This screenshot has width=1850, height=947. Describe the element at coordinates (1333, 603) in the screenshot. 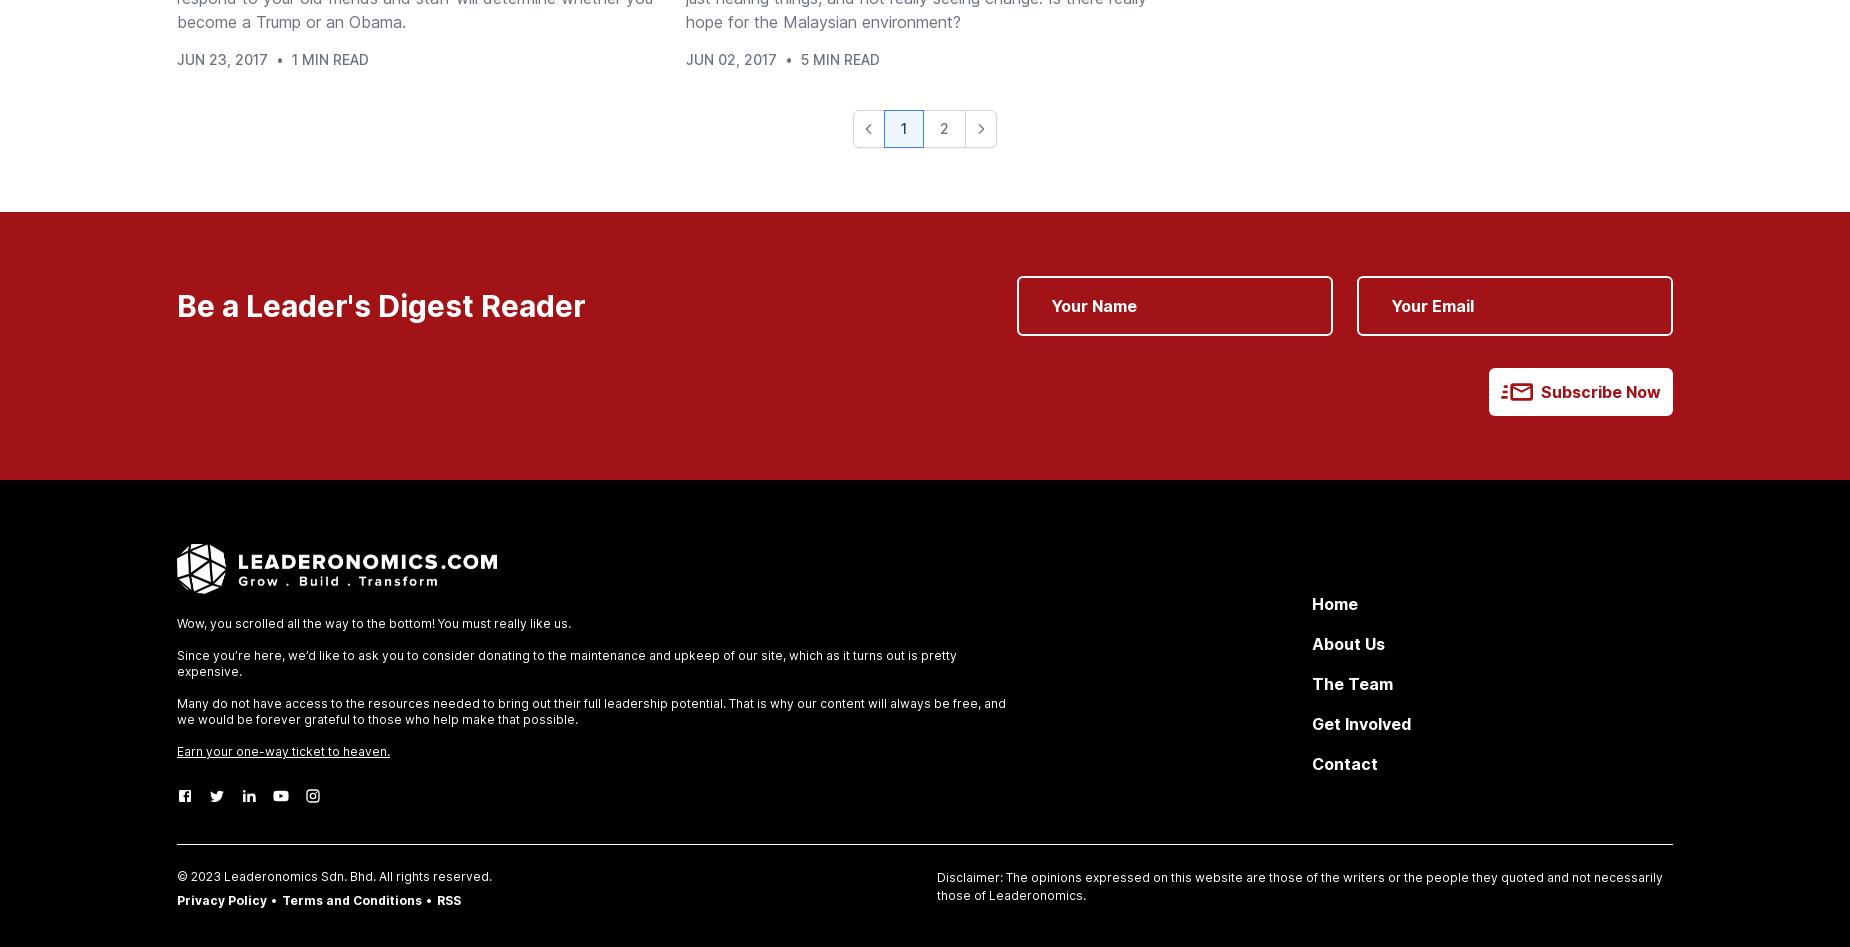

I see `'Home'` at that location.